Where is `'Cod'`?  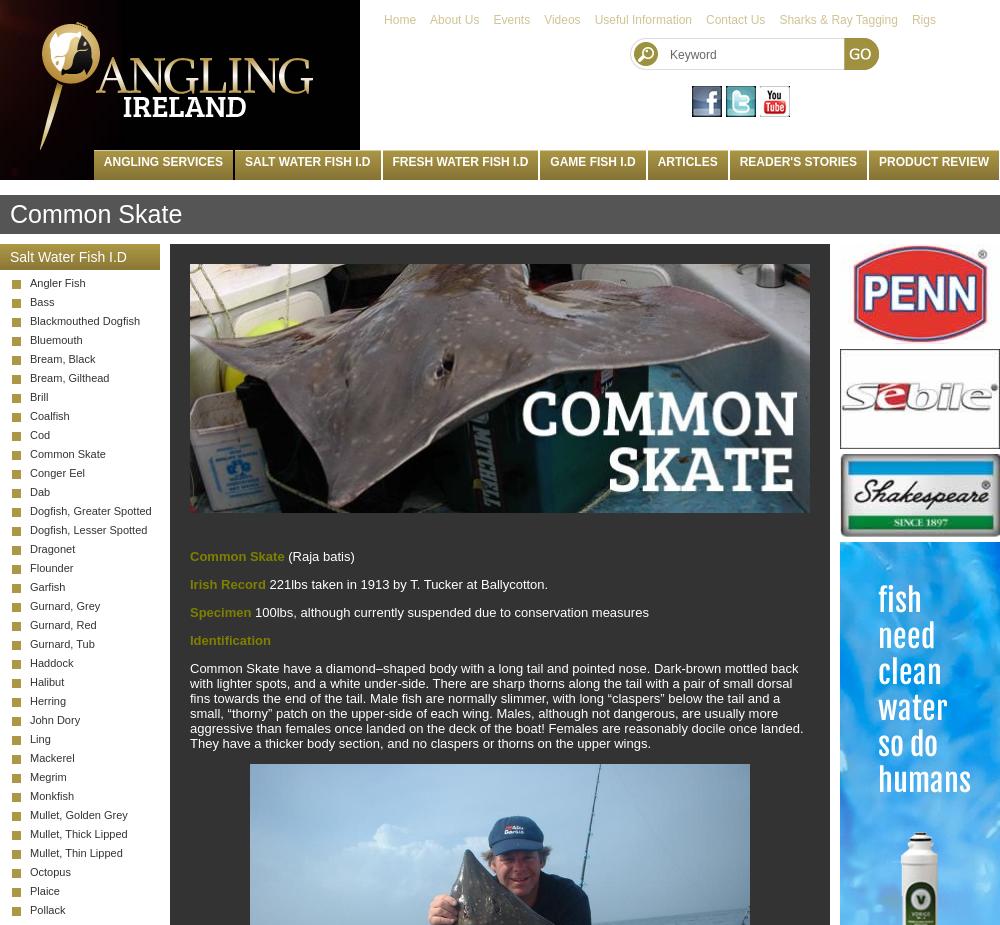
'Cod' is located at coordinates (40, 434).